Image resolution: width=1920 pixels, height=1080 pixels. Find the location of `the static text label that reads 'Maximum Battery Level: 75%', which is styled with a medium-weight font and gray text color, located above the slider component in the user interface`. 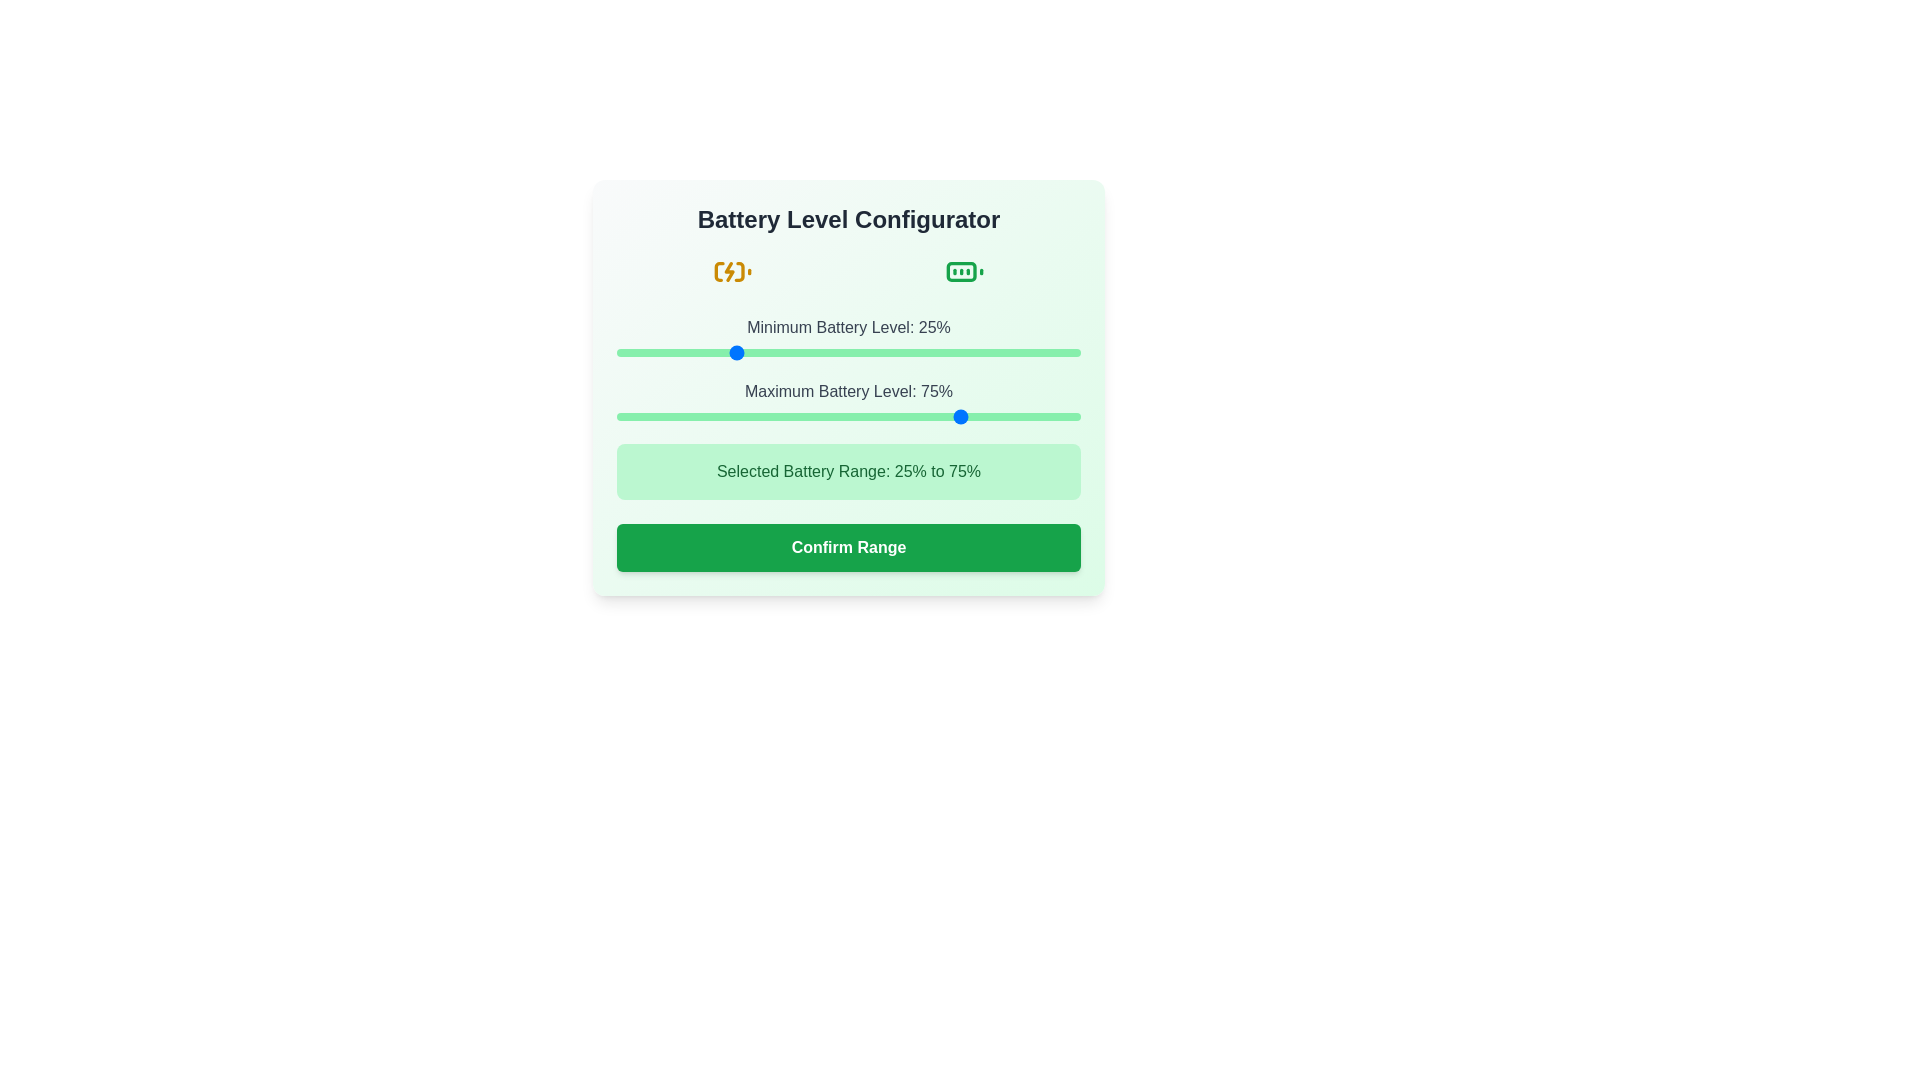

the static text label that reads 'Maximum Battery Level: 75%', which is styled with a medium-weight font and gray text color, located above the slider component in the user interface is located at coordinates (849, 392).